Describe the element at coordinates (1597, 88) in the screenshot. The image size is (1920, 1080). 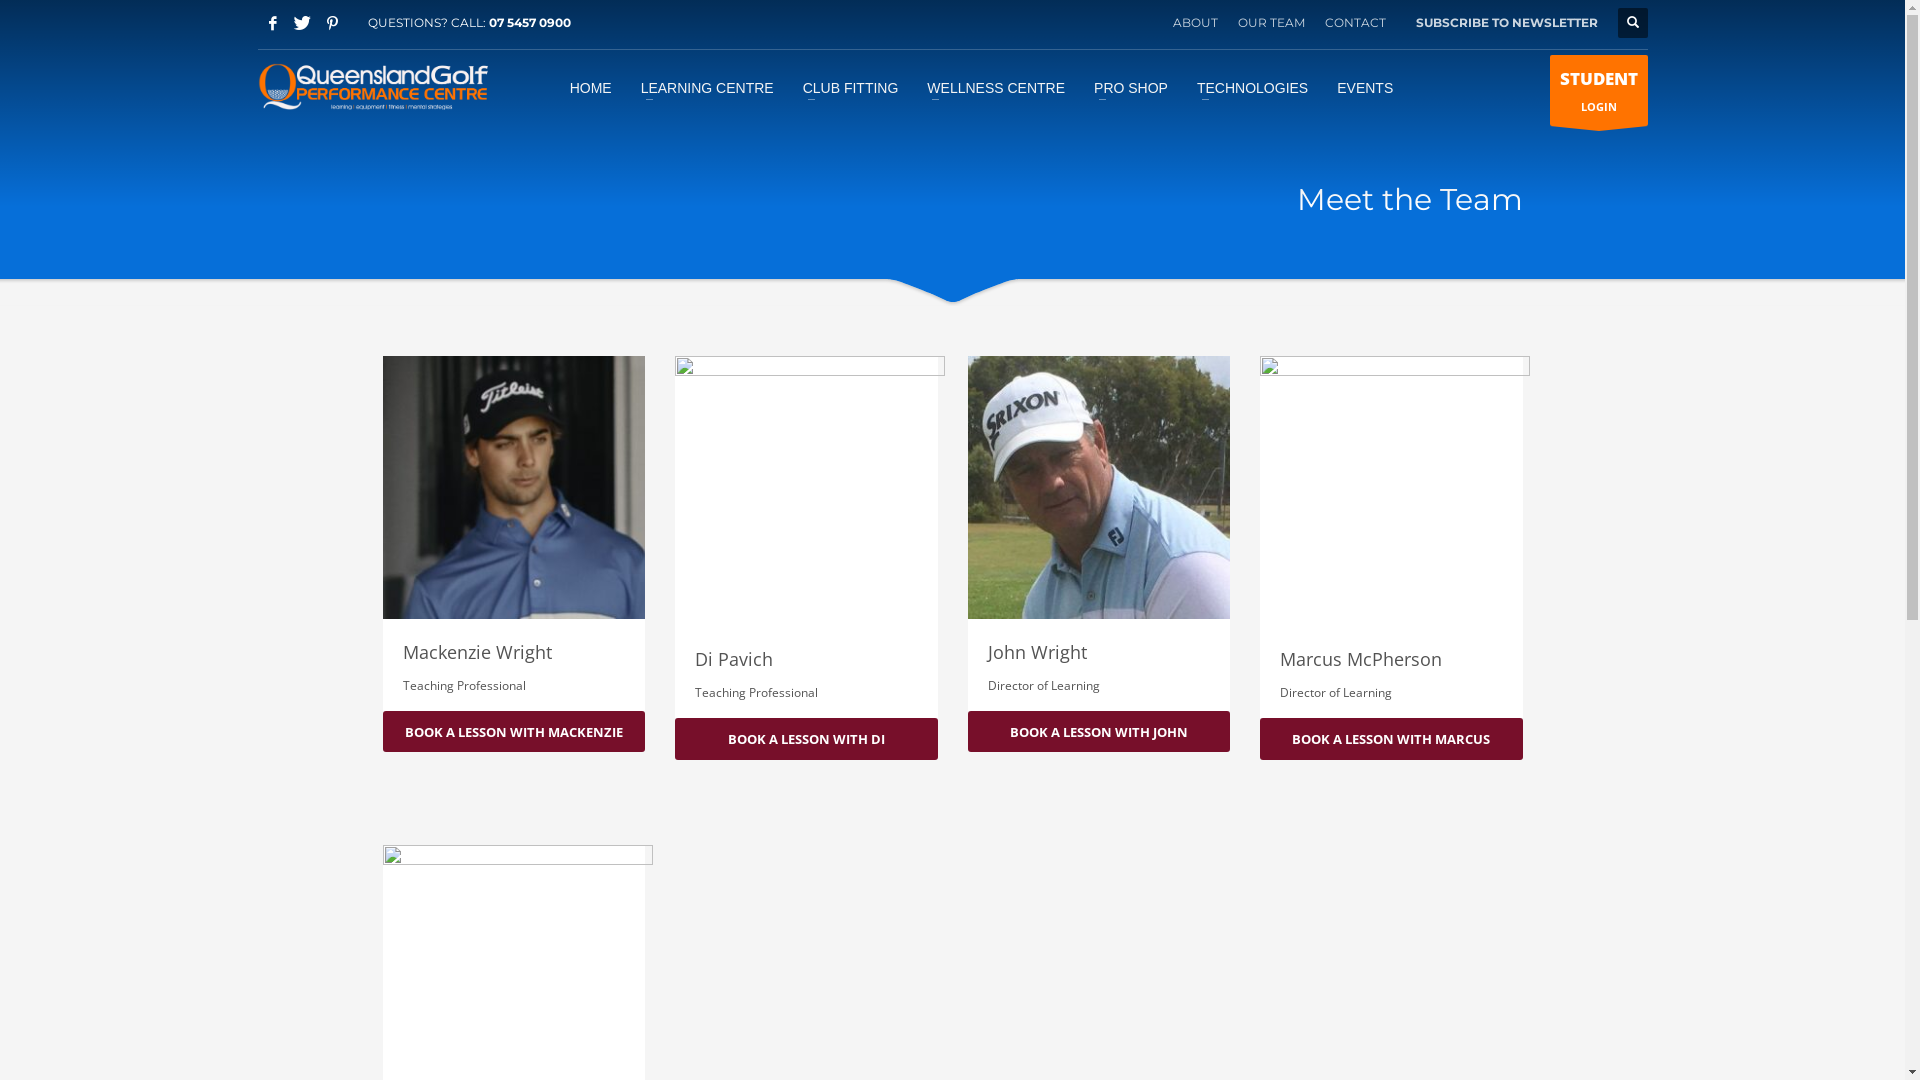
I see `'STUDENT` at that location.